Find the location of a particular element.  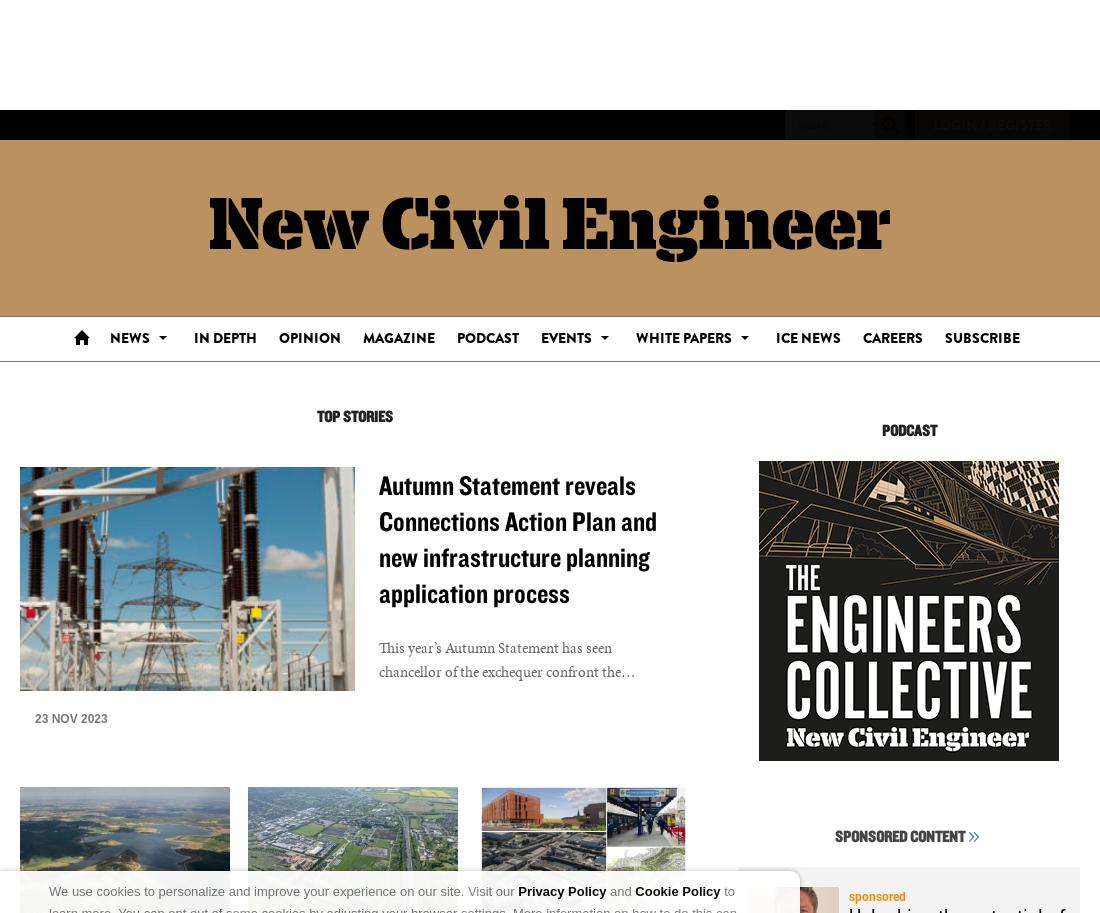

'Subscribe' is located at coordinates (980, 337).